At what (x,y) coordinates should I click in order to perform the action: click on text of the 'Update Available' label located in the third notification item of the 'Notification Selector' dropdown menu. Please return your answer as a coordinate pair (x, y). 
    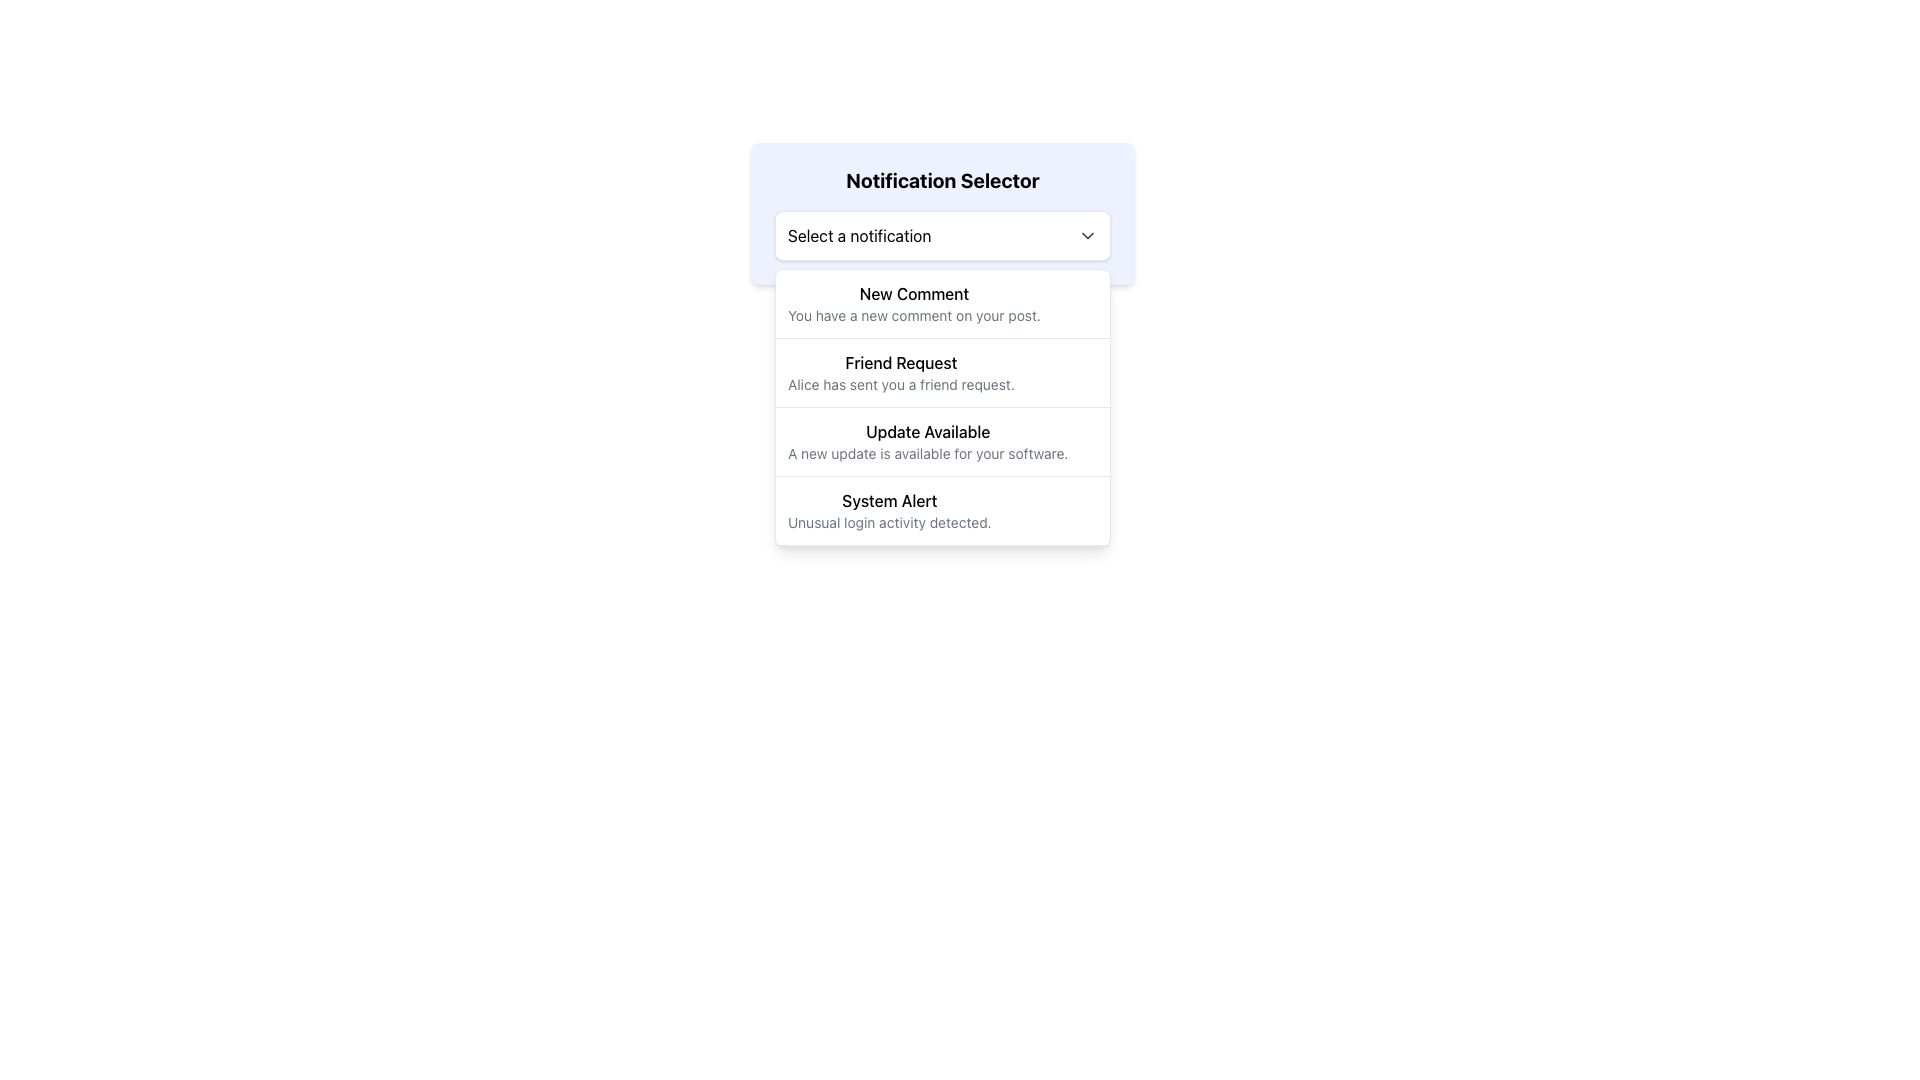
    Looking at the image, I should click on (927, 431).